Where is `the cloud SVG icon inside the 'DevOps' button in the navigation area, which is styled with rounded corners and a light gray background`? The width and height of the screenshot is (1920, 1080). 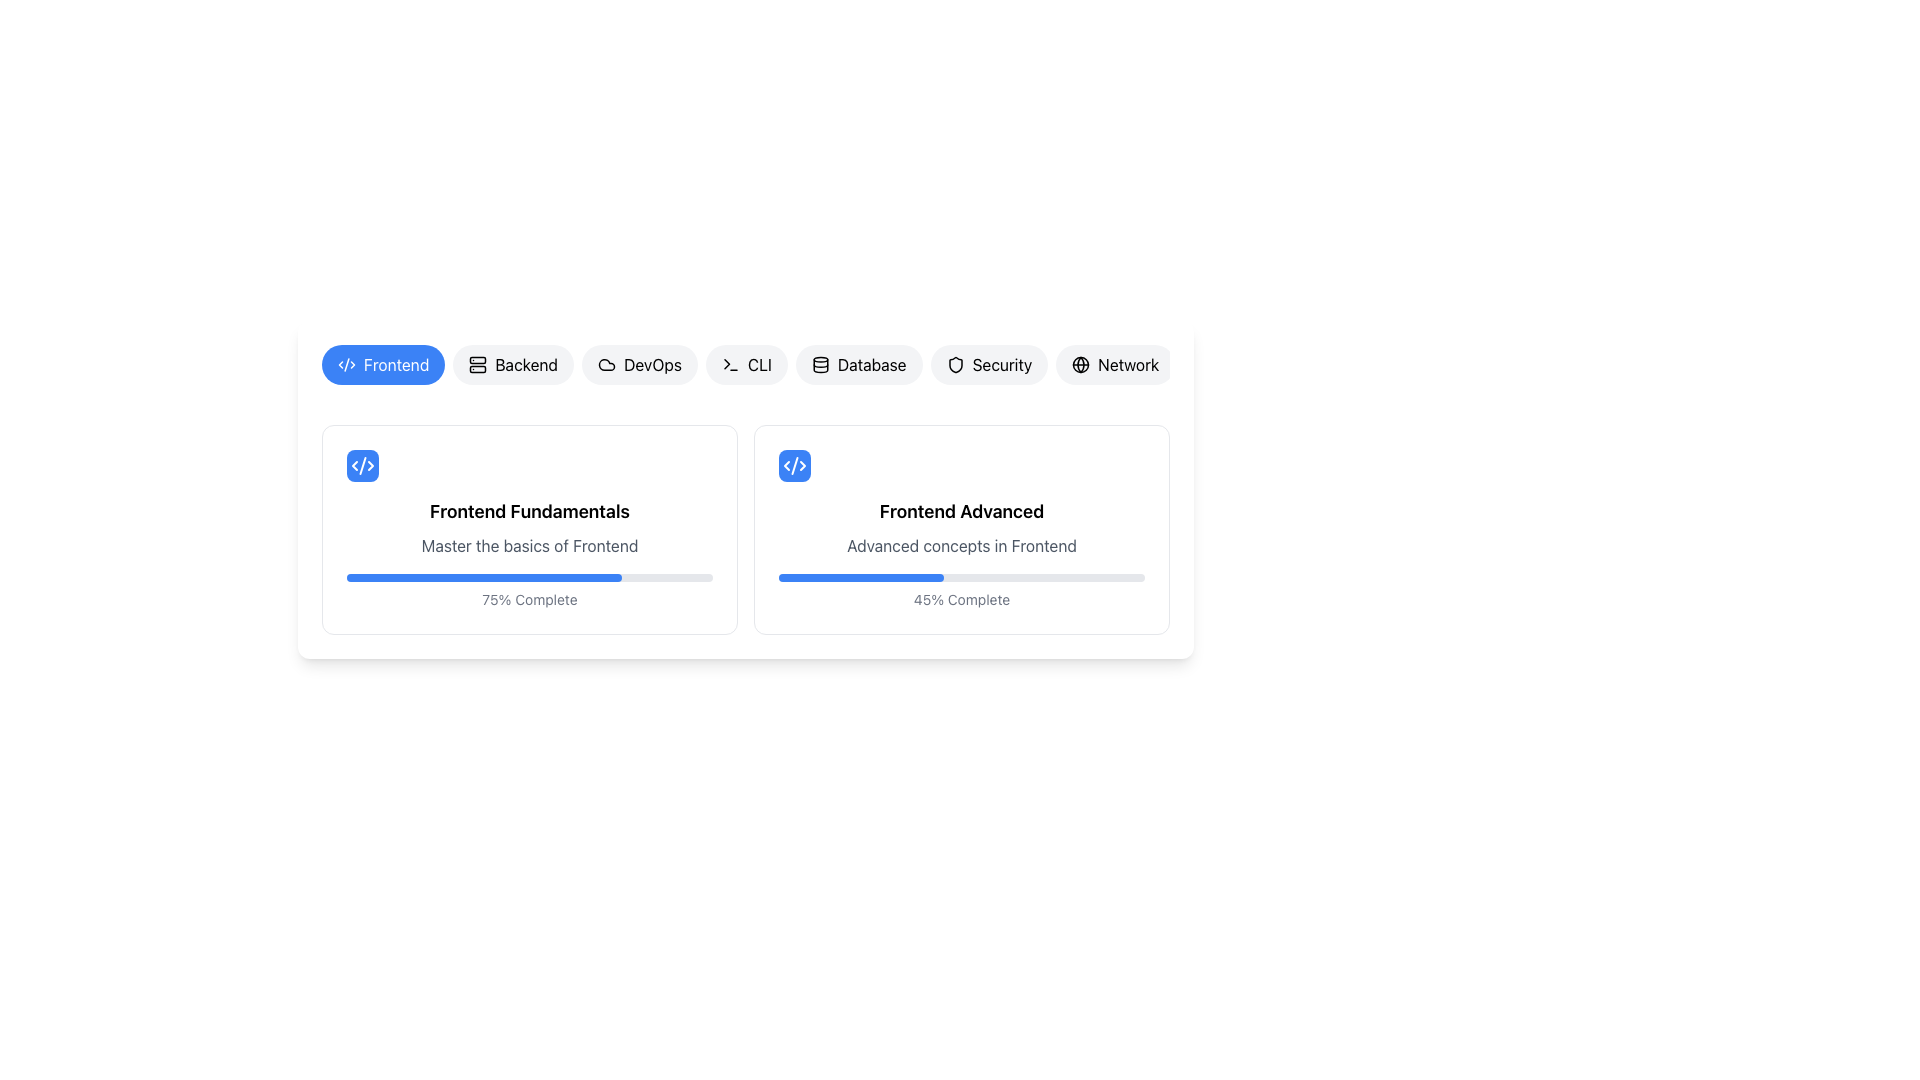 the cloud SVG icon inside the 'DevOps' button in the navigation area, which is styled with rounded corners and a light gray background is located at coordinates (606, 365).